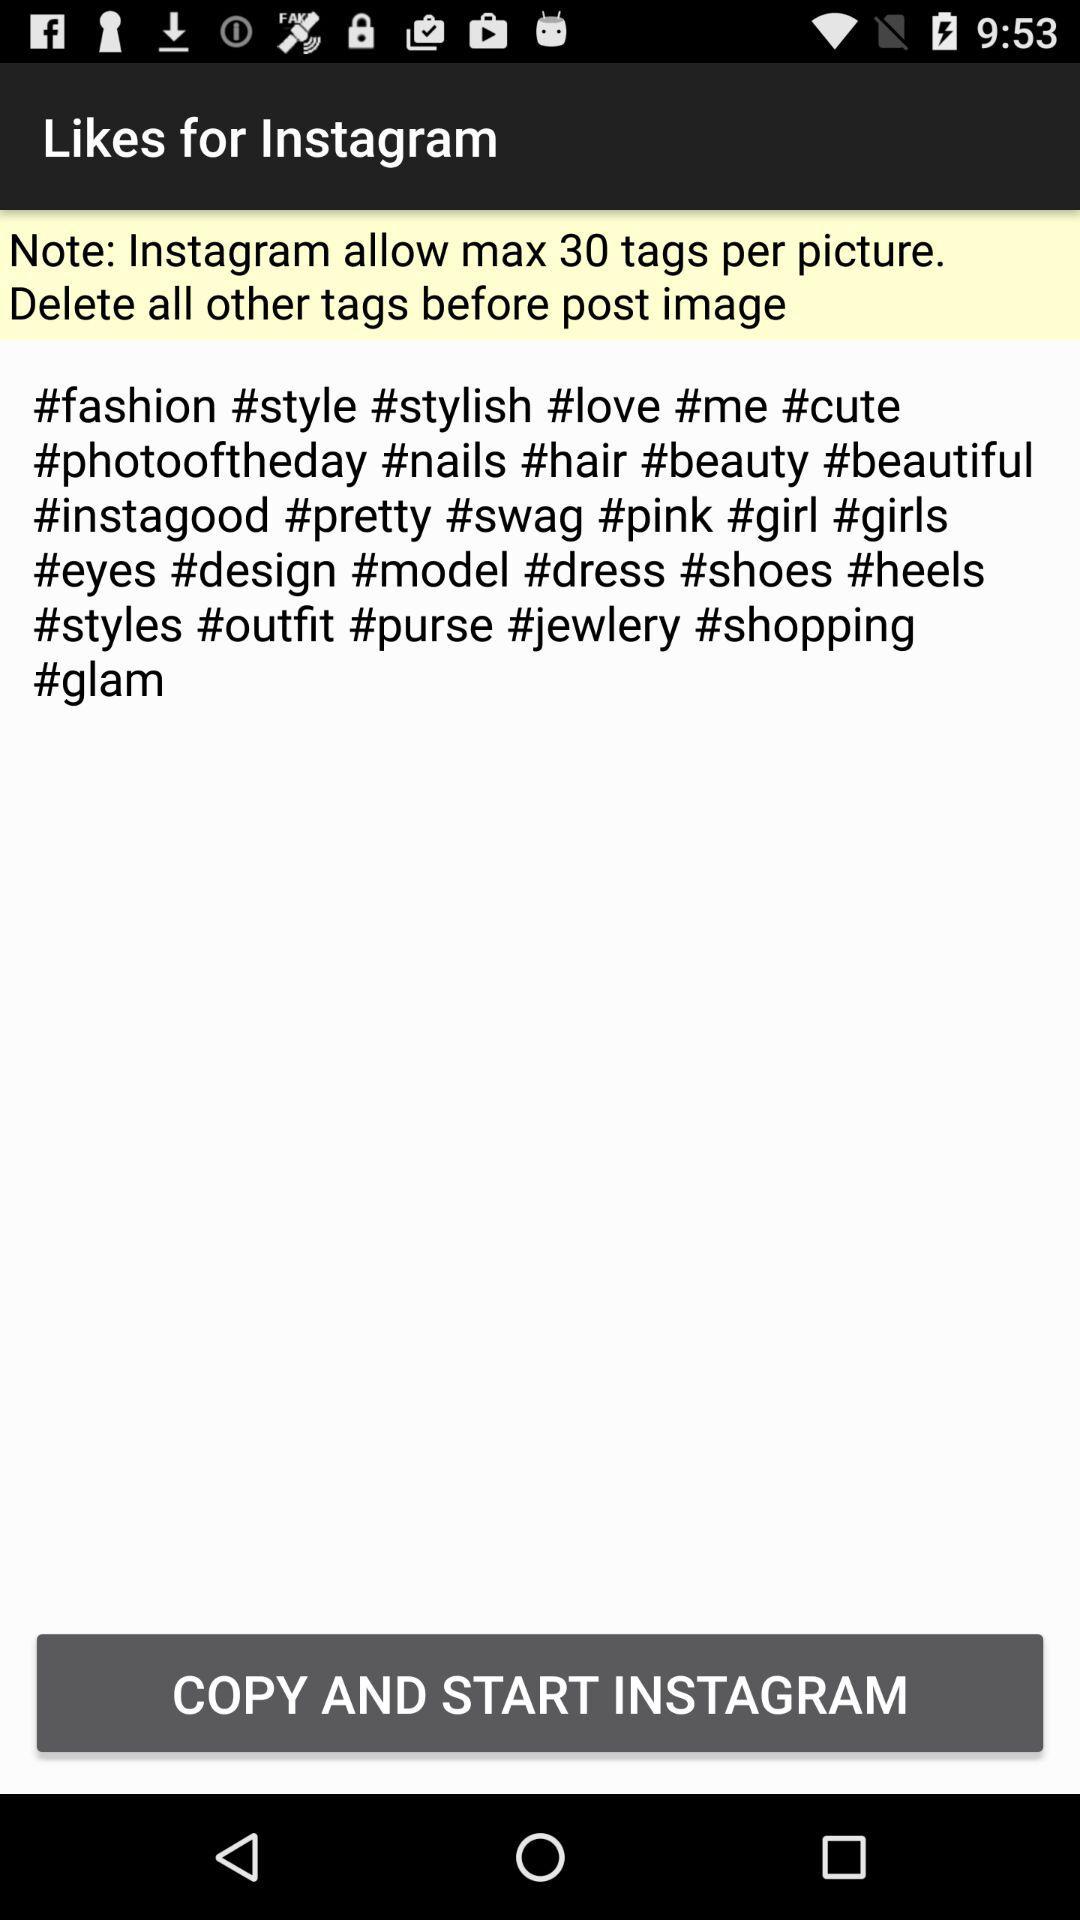 The image size is (1080, 1920). I want to click on item at the bottom, so click(540, 1692).